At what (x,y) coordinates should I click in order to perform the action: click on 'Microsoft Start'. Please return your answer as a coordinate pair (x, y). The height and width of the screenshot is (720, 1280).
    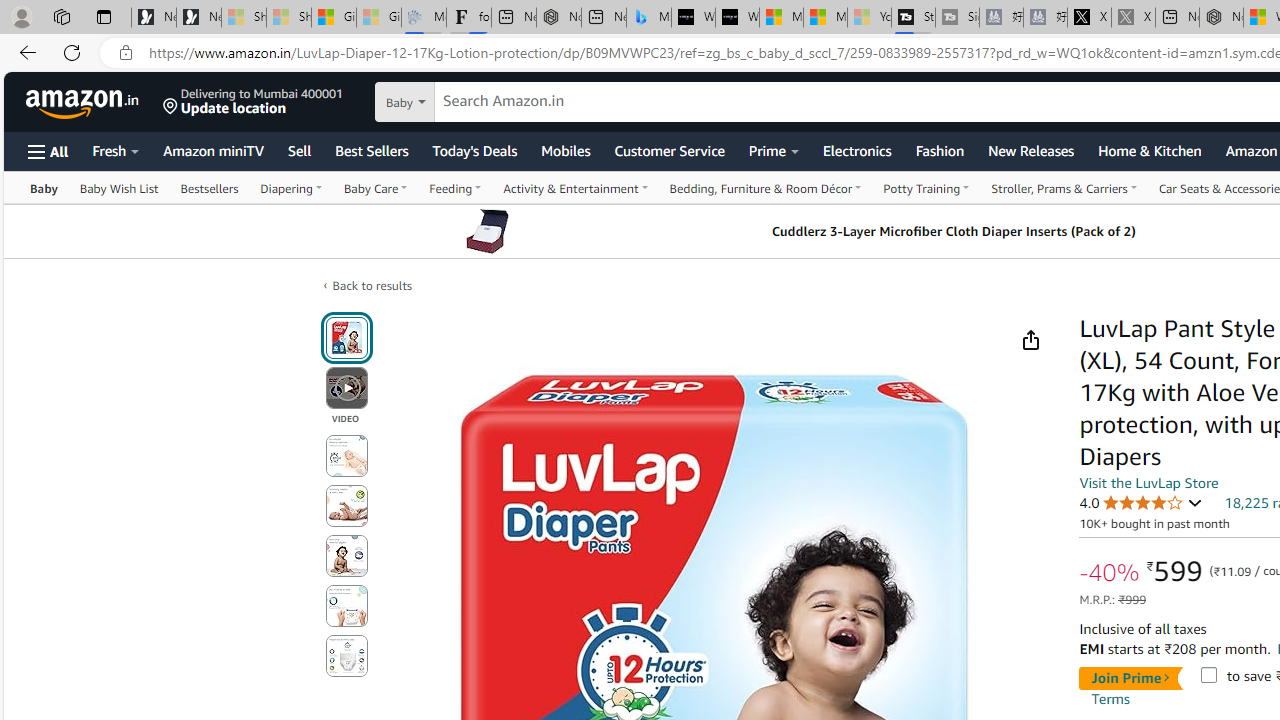
    Looking at the image, I should click on (825, 17).